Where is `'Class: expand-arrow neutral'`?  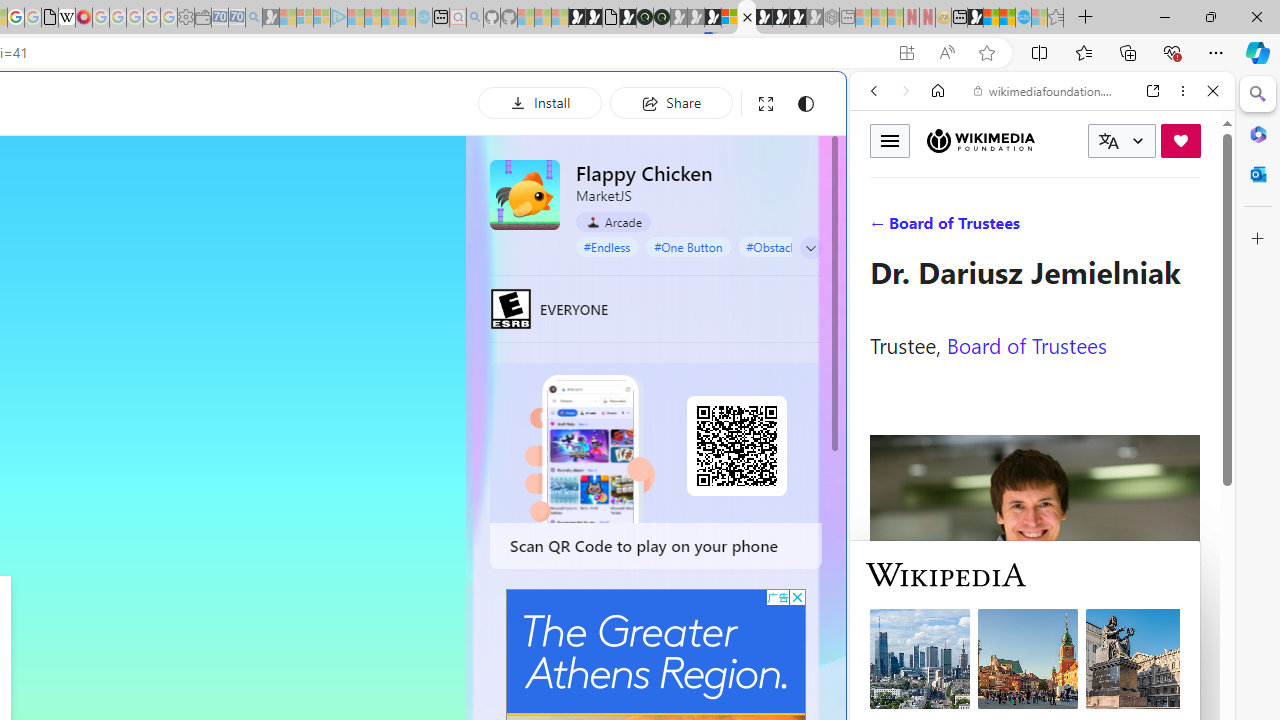 'Class: expand-arrow neutral' is located at coordinates (810, 247).